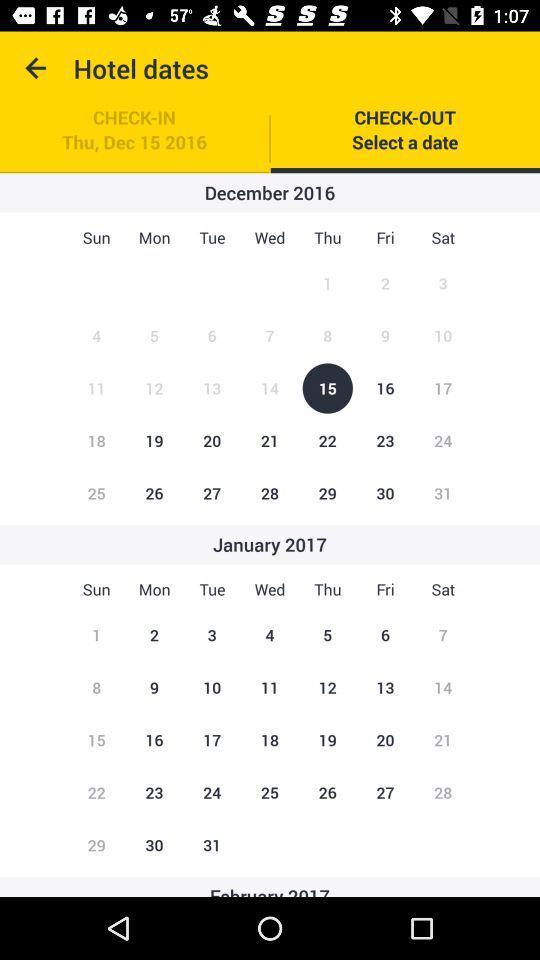 The height and width of the screenshot is (960, 540). What do you see at coordinates (443, 336) in the screenshot?
I see `the figure beside the number 9` at bounding box center [443, 336].